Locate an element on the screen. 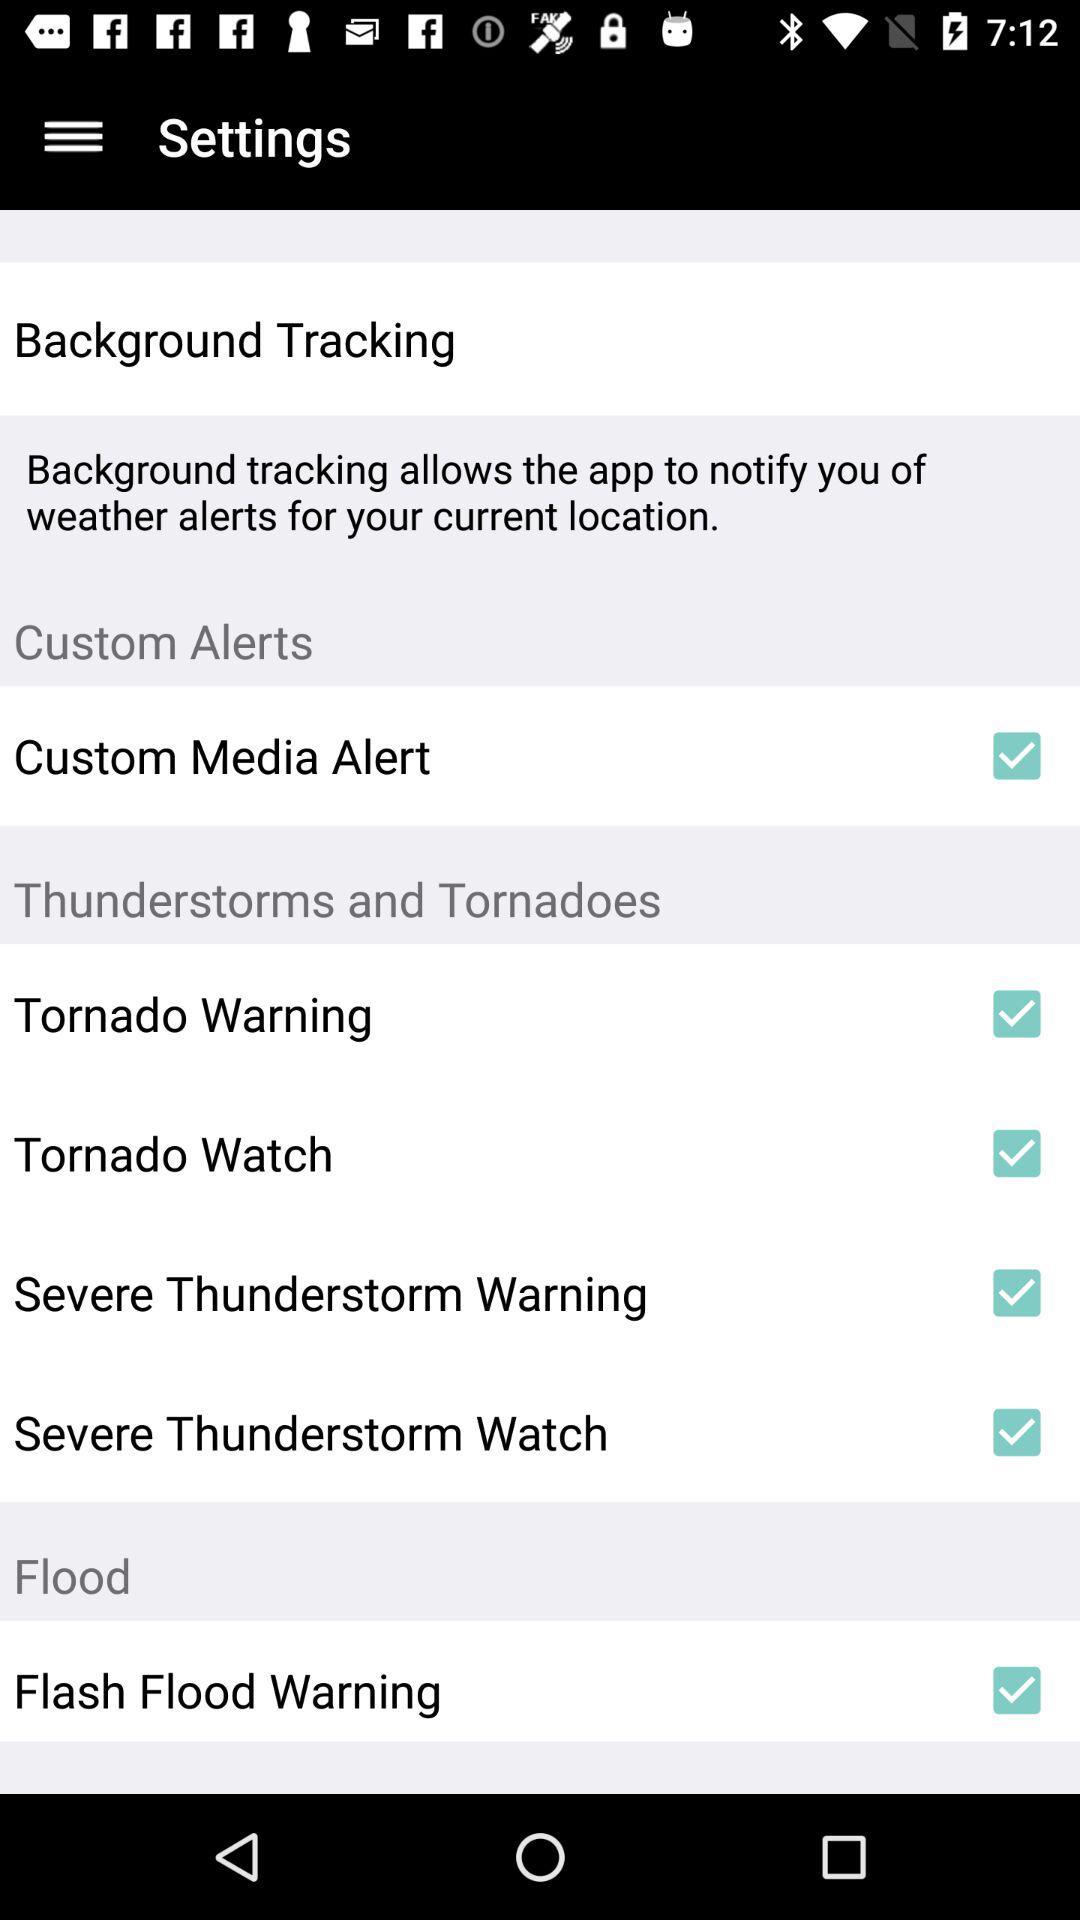  open menu is located at coordinates (72, 135).